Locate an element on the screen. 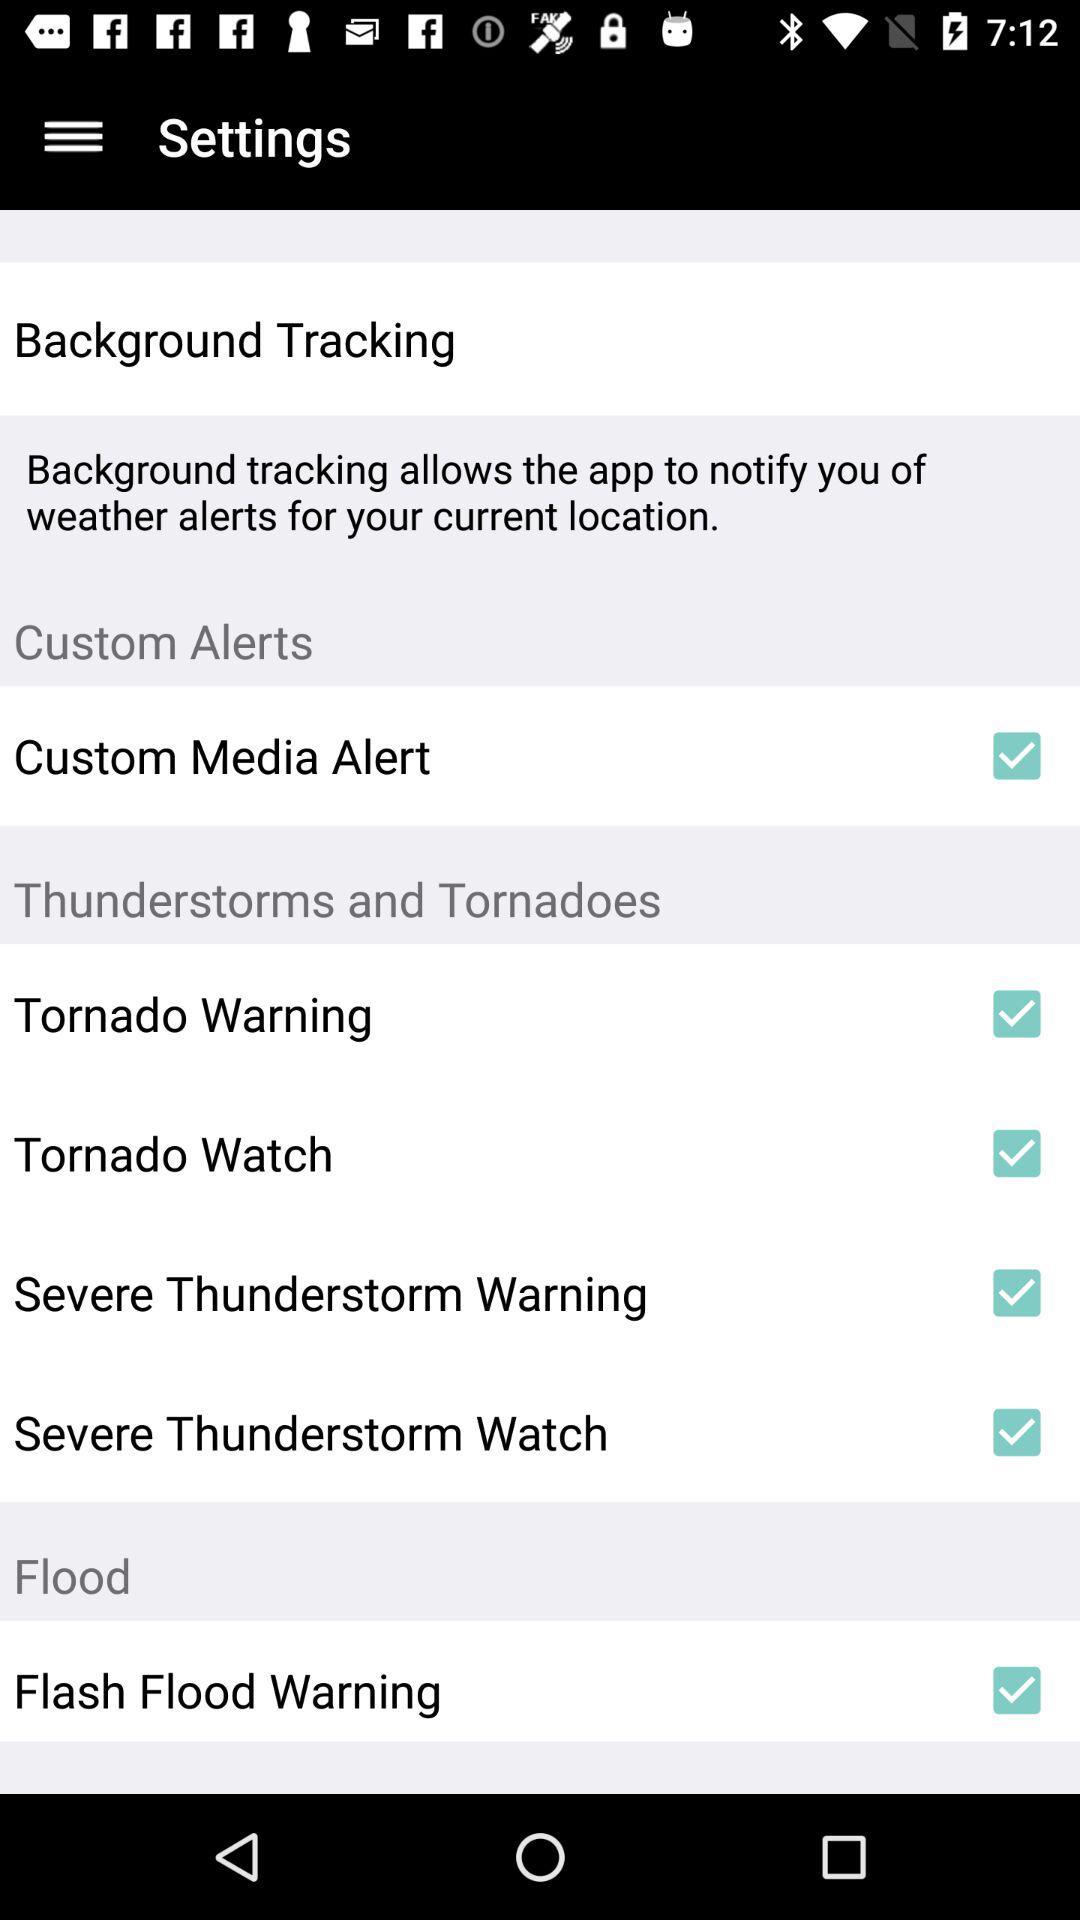  open menu is located at coordinates (72, 135).